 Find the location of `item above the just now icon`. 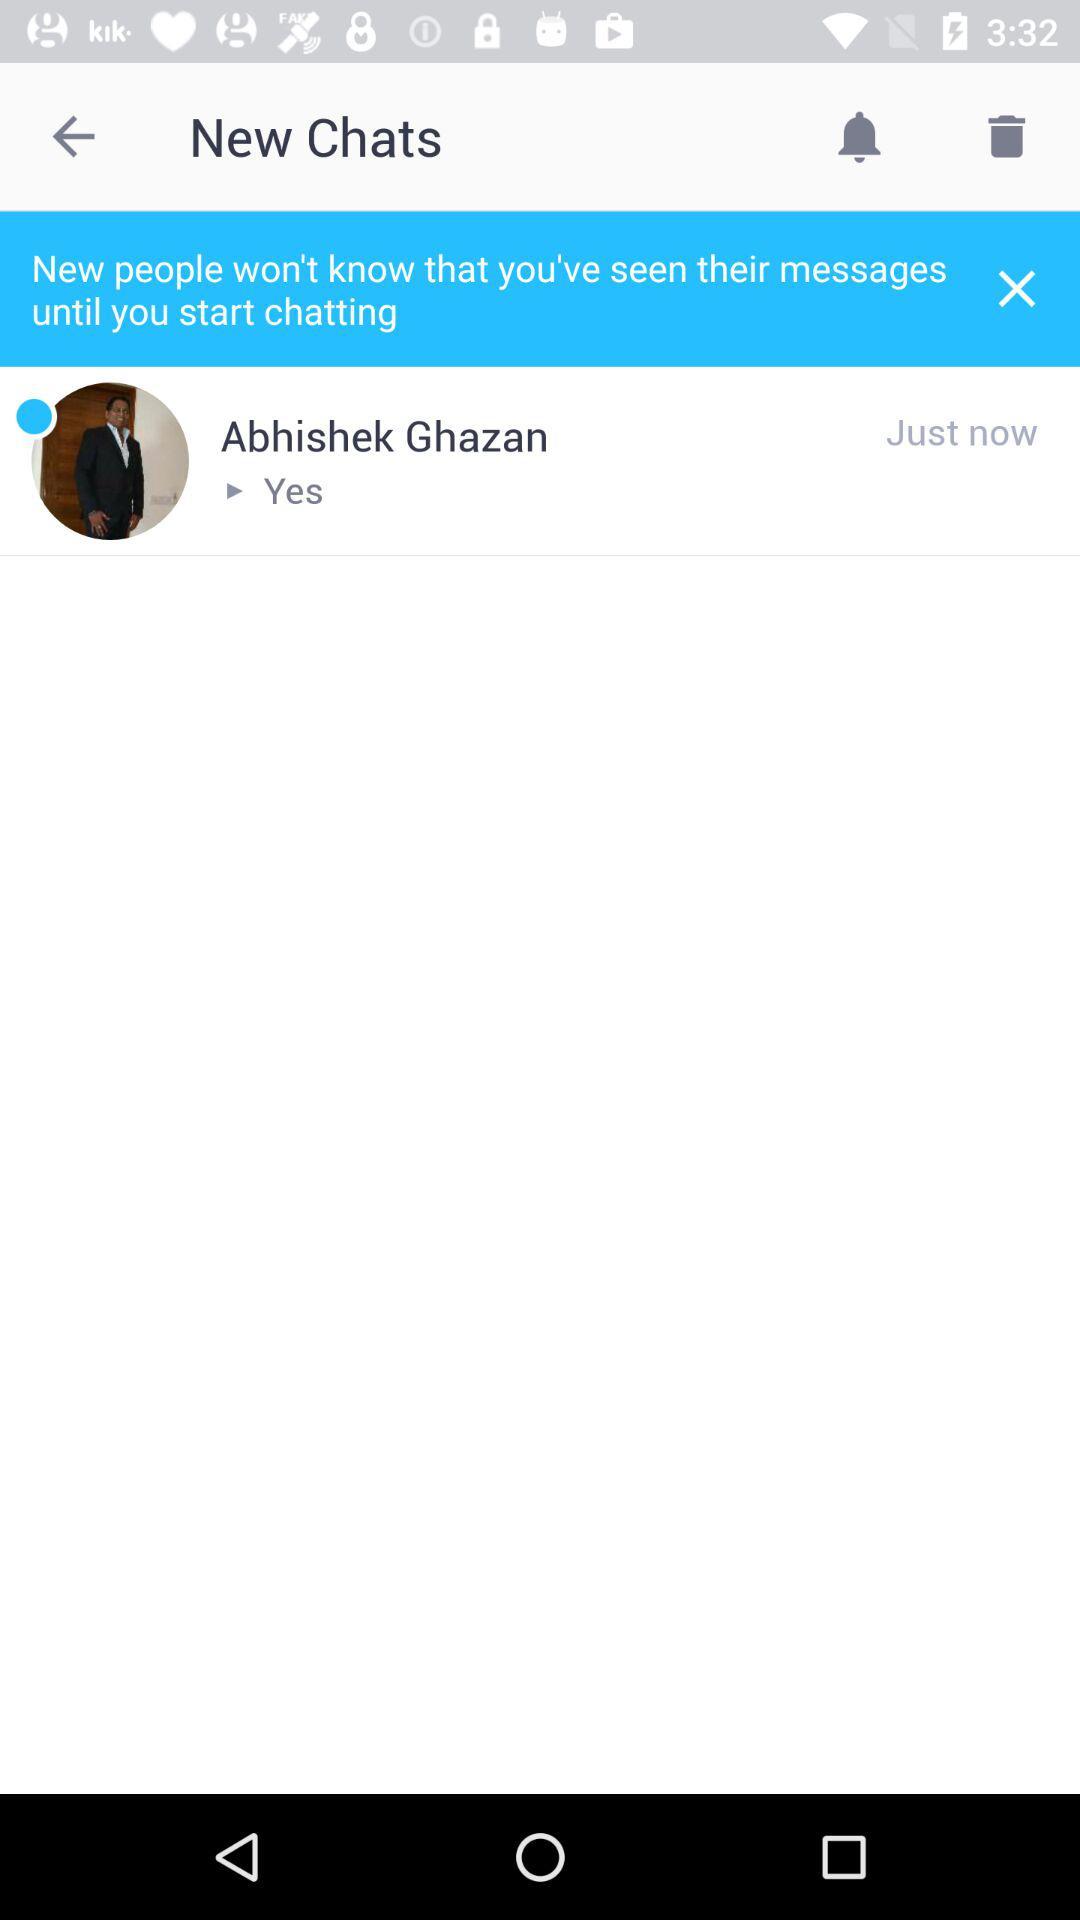

item above the just now icon is located at coordinates (1017, 287).